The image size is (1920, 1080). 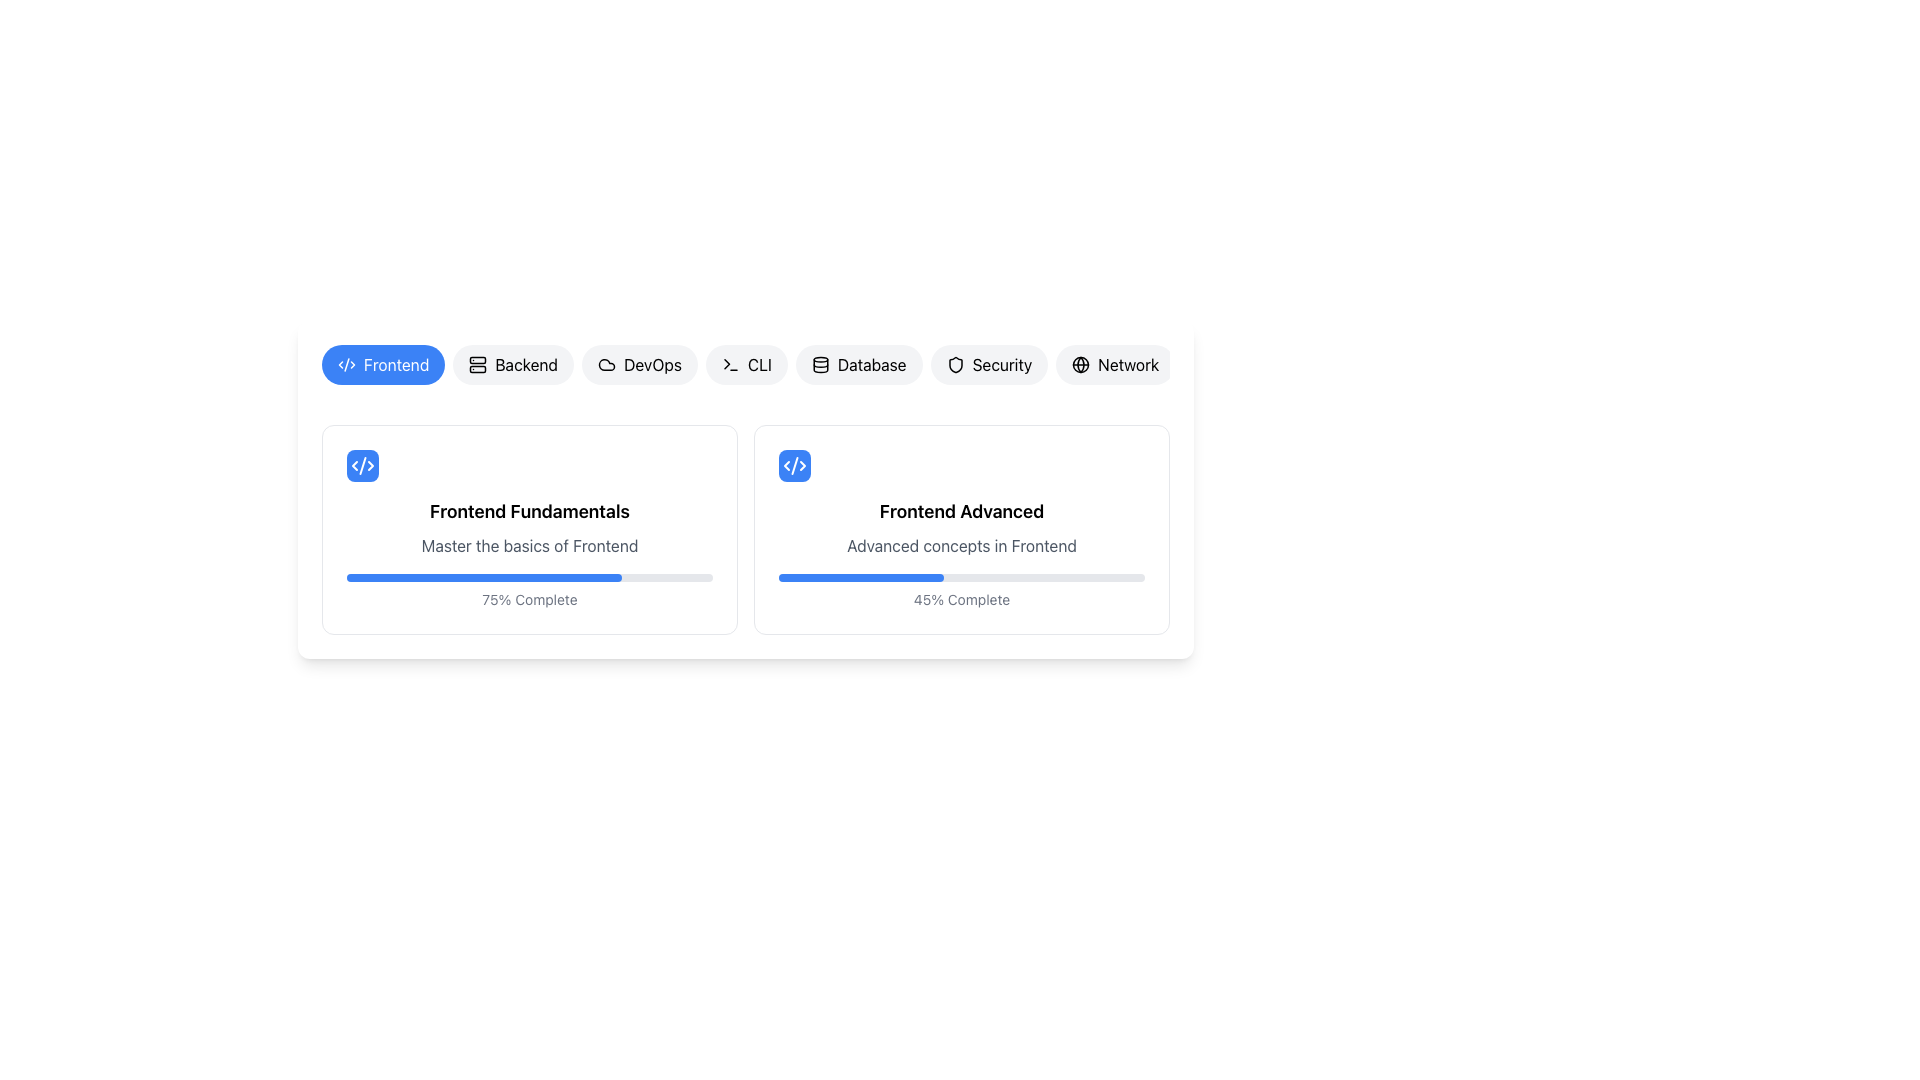 What do you see at coordinates (961, 511) in the screenshot?
I see `the text label displaying the title of the 'Frontend Advanced' course` at bounding box center [961, 511].